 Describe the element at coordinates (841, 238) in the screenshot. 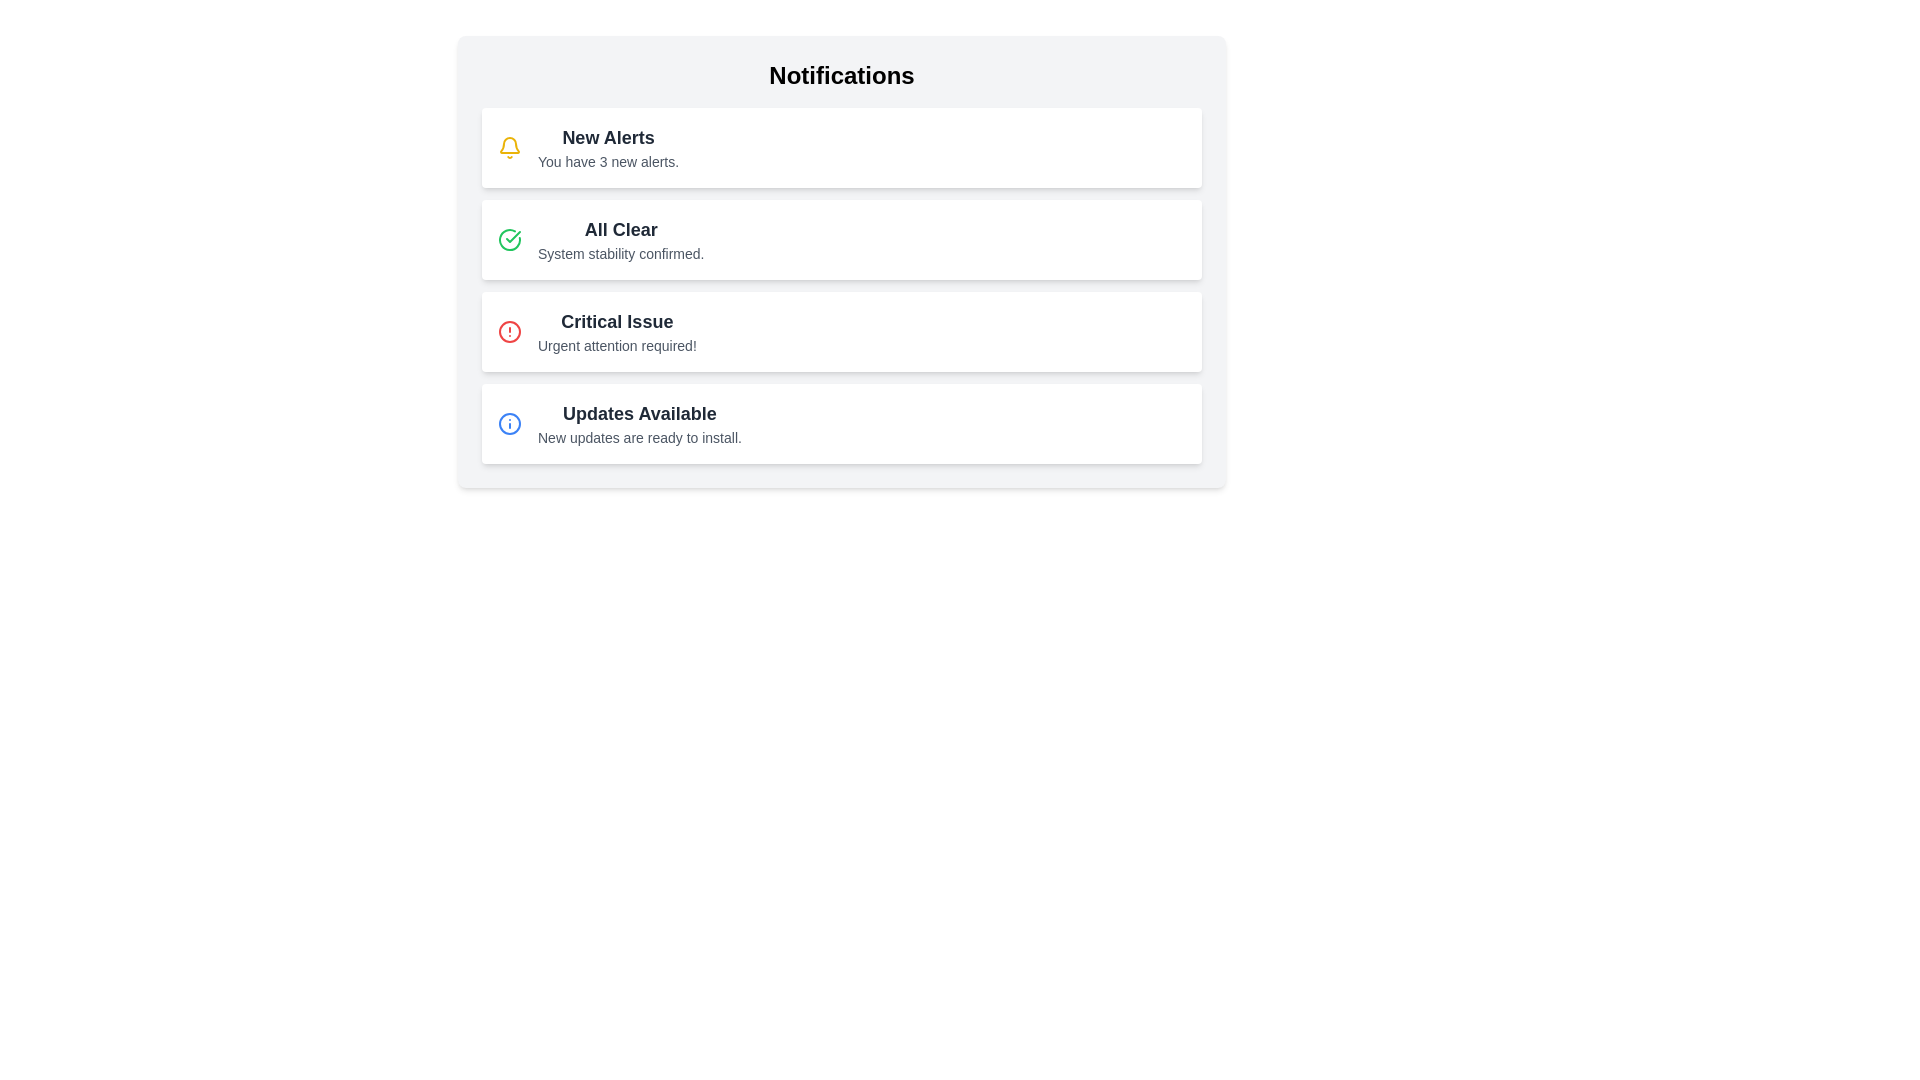

I see `the Notification card that provides a status update indicating everything is operating normally, located between 'New Alerts' and 'Critical Issue' in the Notifications list` at that location.